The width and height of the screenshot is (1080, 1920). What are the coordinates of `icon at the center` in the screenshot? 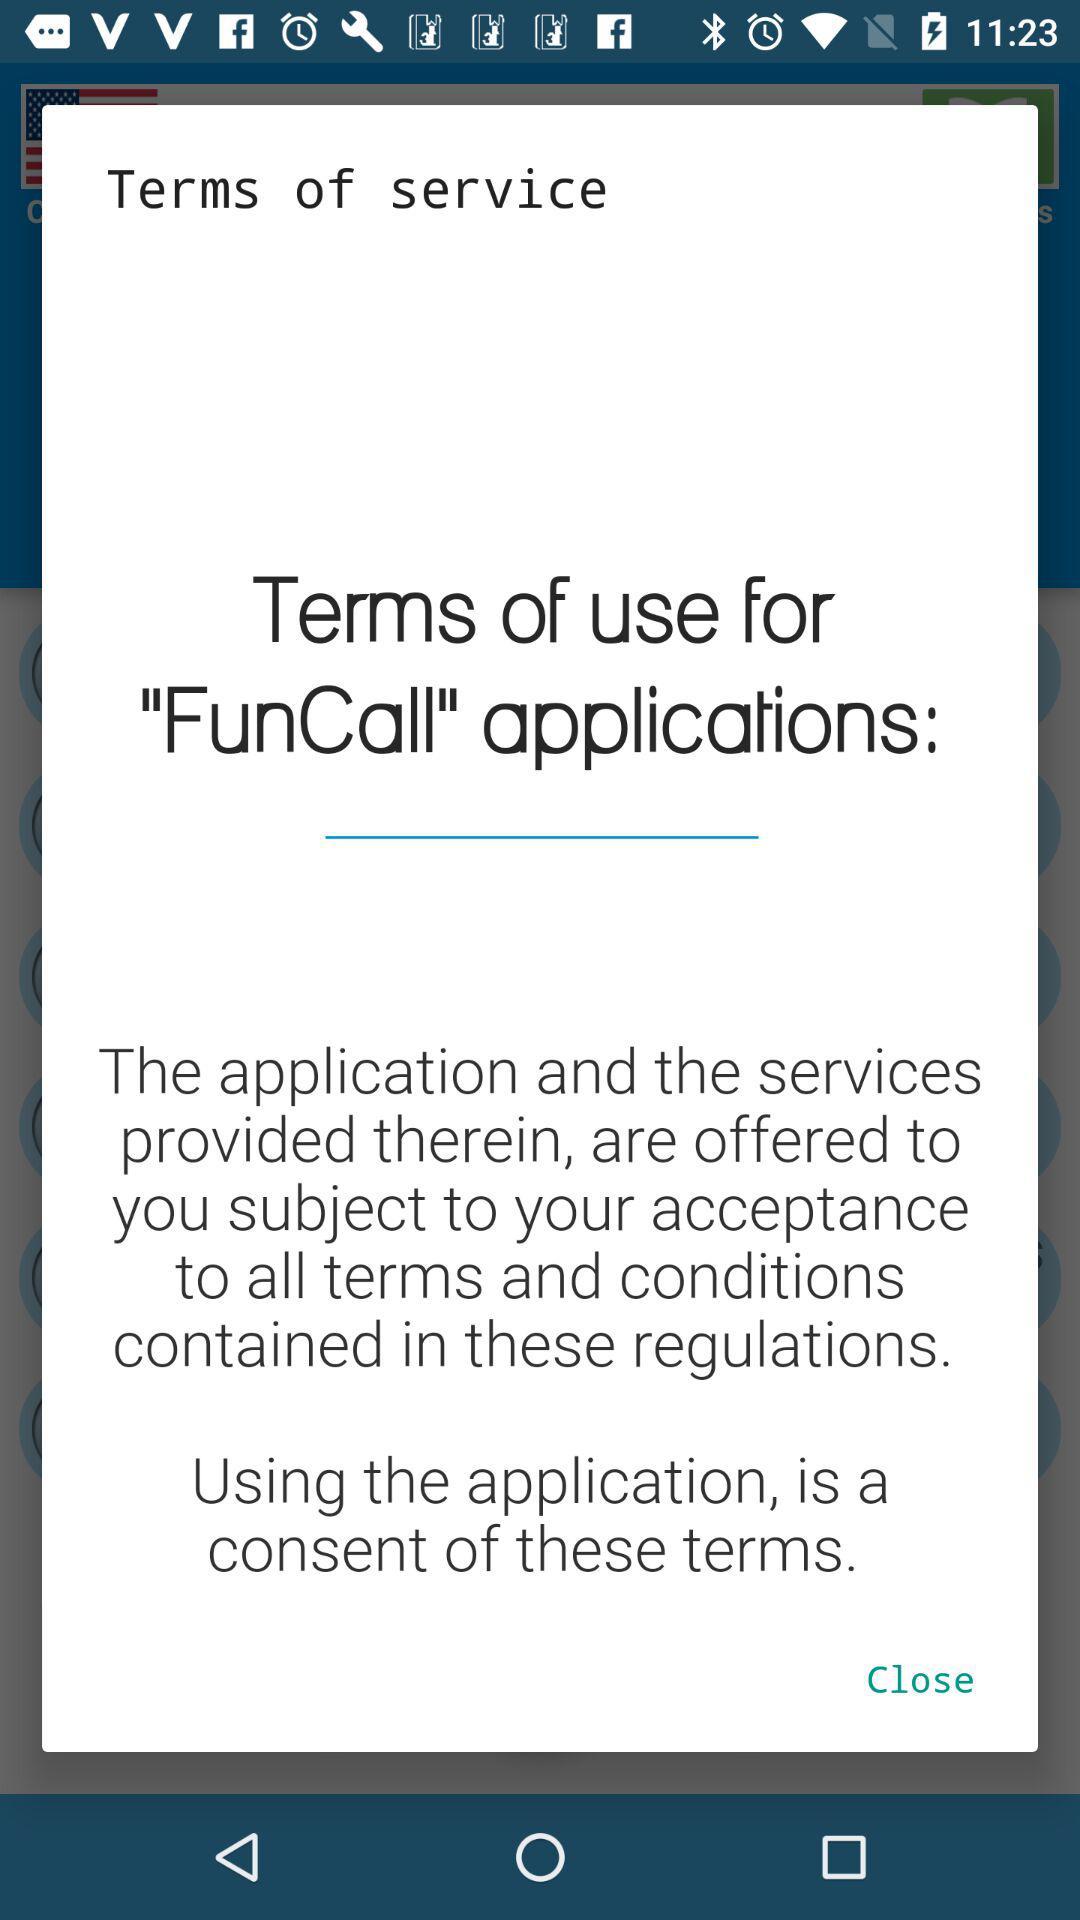 It's located at (540, 912).